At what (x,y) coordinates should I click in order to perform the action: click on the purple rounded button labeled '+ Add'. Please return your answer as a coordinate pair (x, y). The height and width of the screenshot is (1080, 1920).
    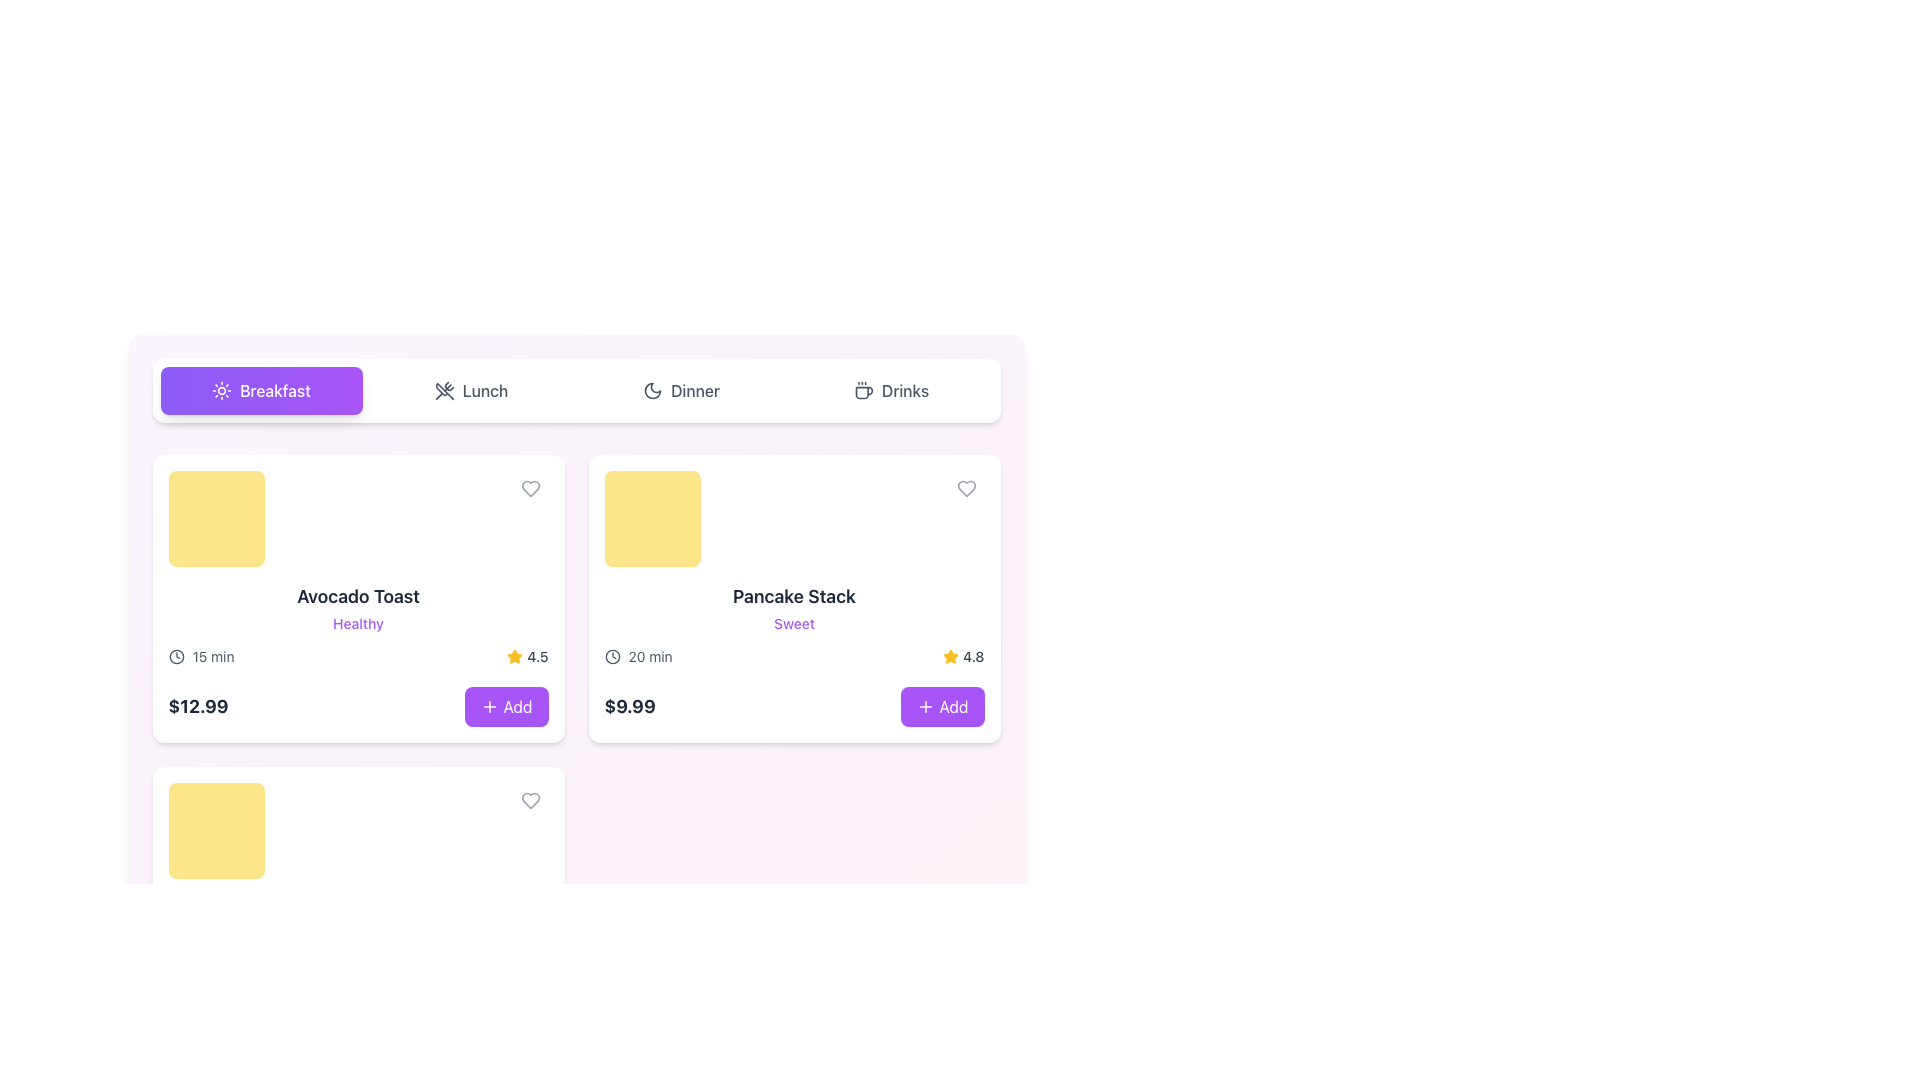
    Looking at the image, I should click on (941, 705).